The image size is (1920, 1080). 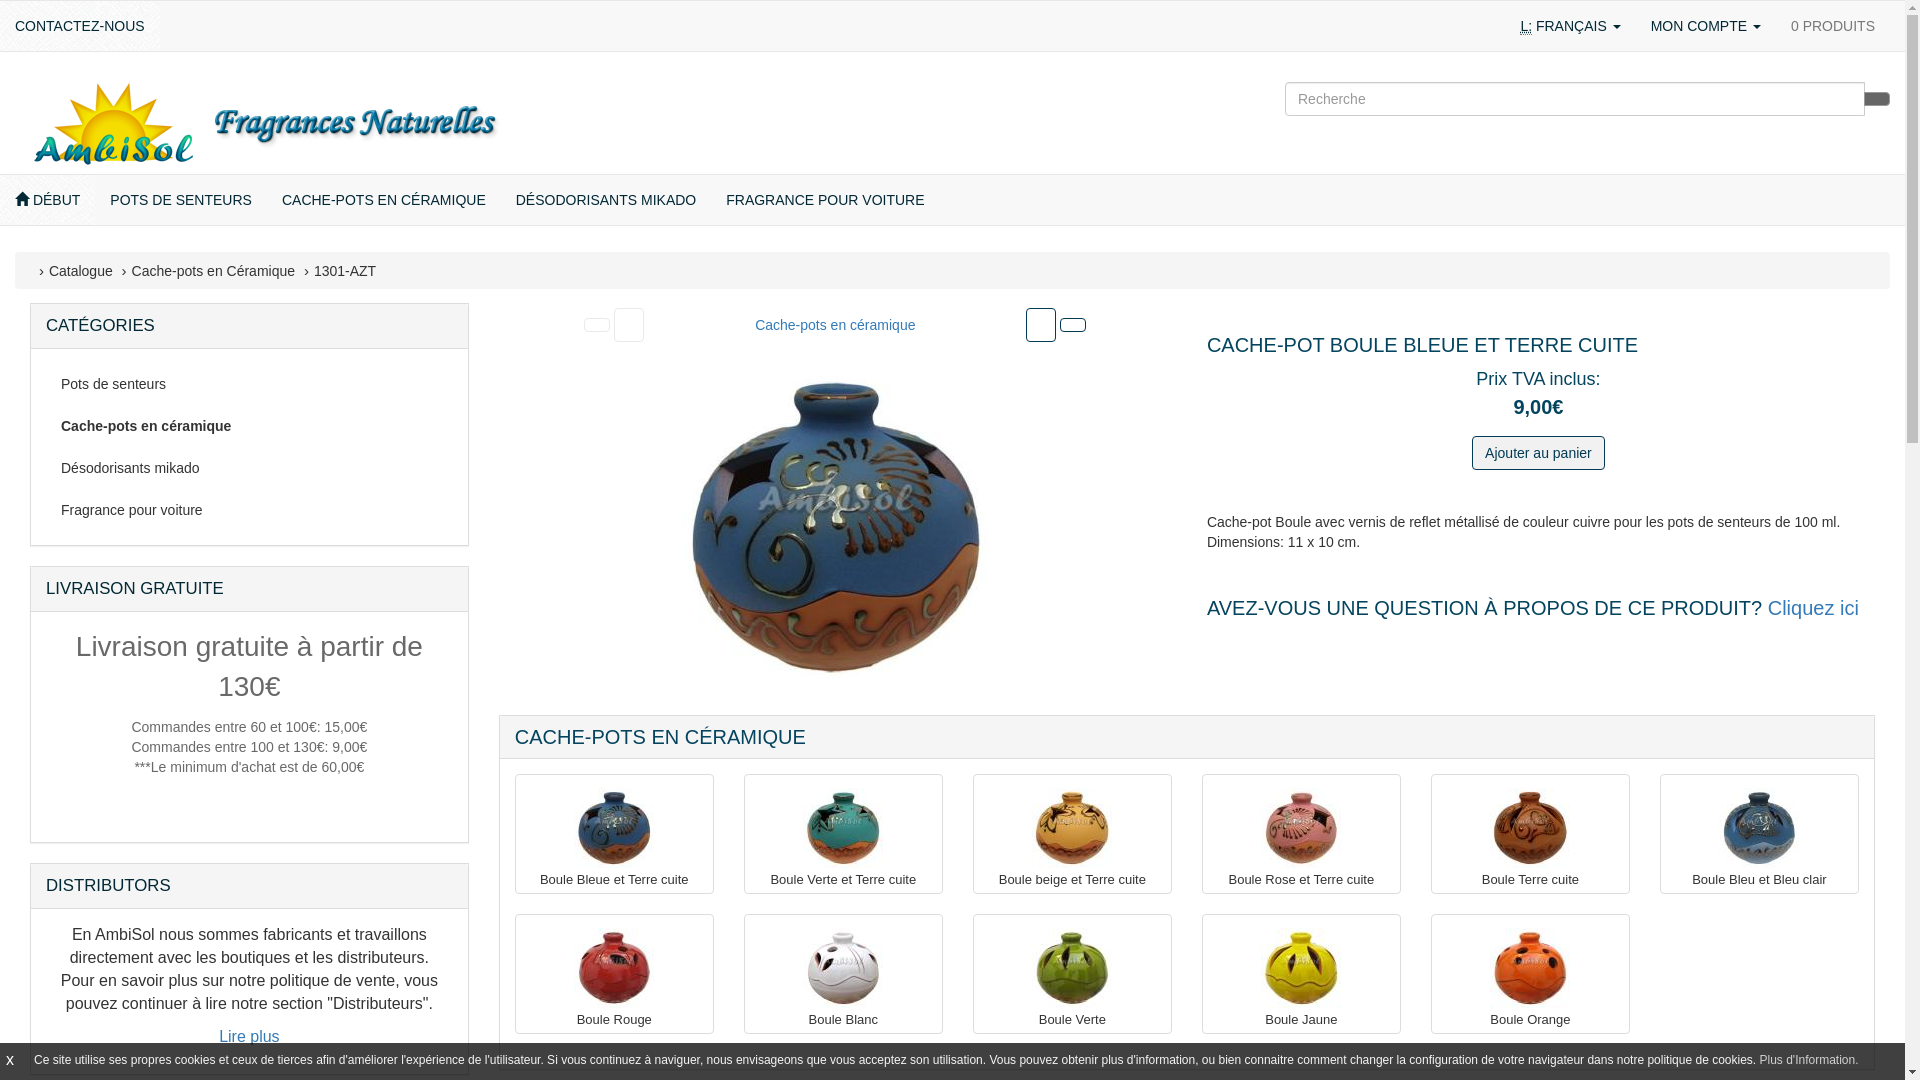 What do you see at coordinates (48, 270) in the screenshot?
I see `'Catalogue'` at bounding box center [48, 270].